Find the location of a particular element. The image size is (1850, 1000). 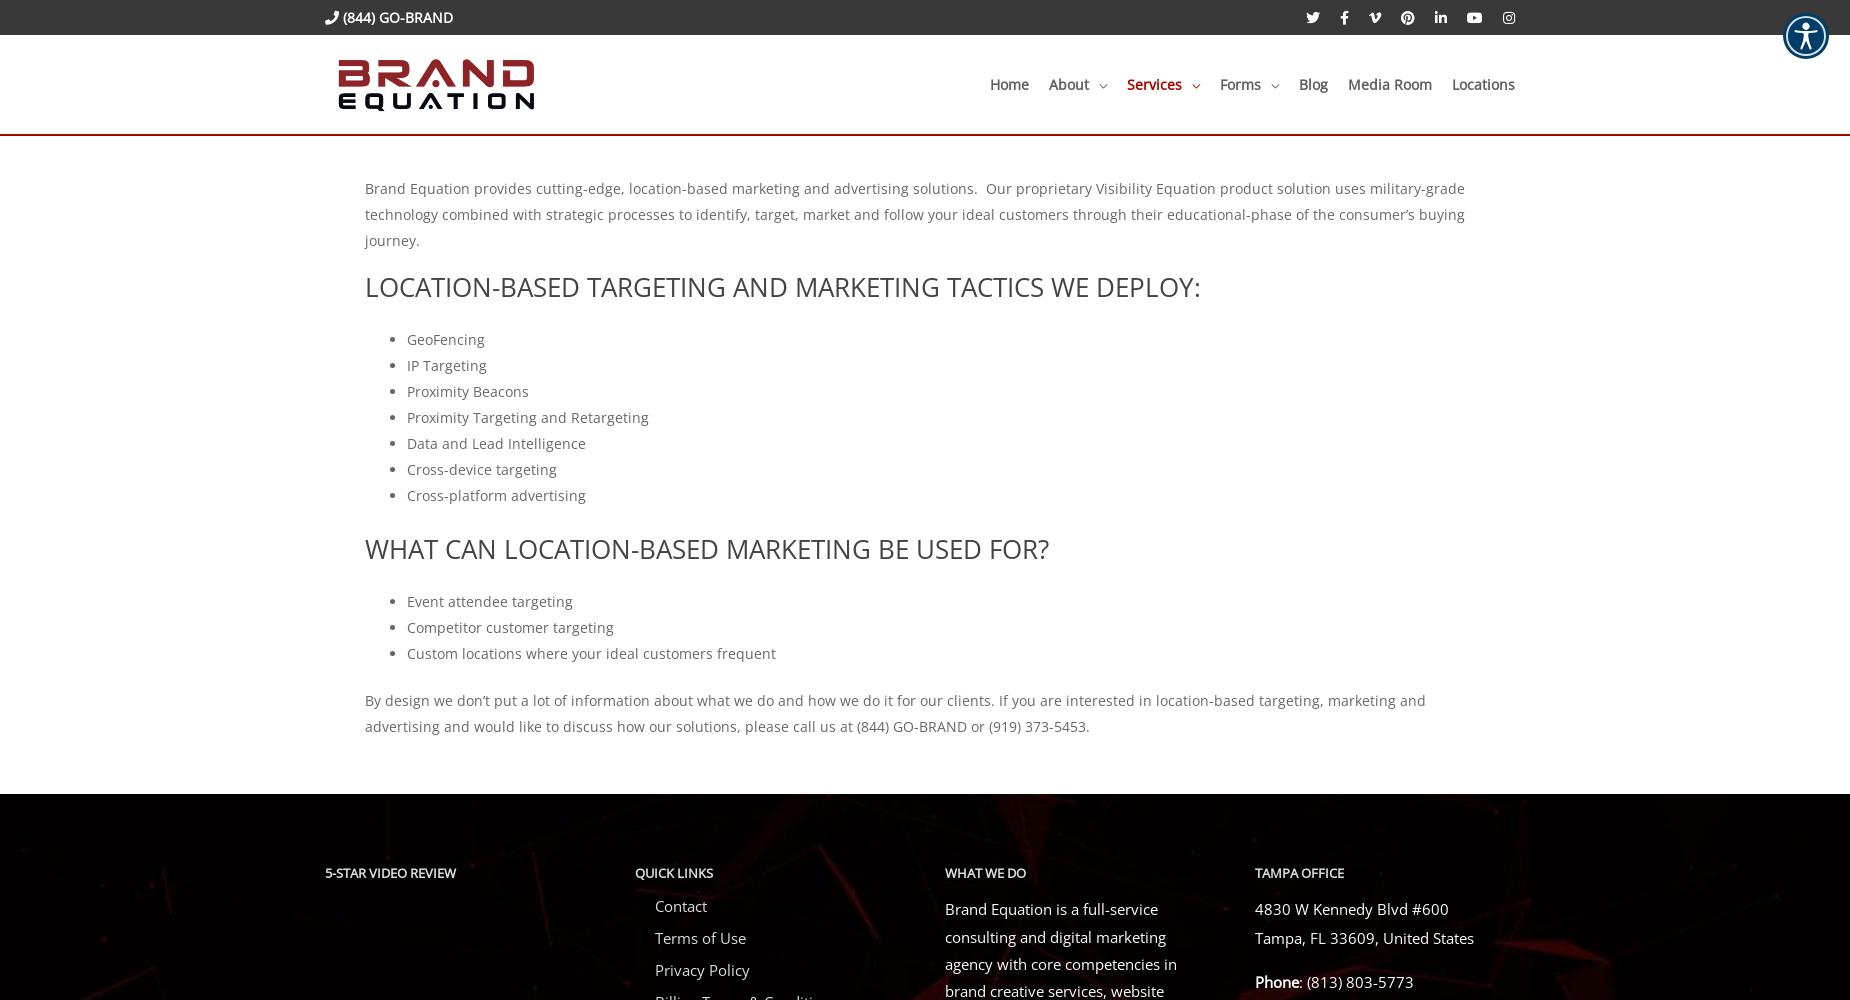

'By design we don’t put a lot of information about what we do and how we do it for our clients. If you are interested in location-based targeting, marketing and advertising and would like to discuss how our solutions, please call us at (844) GO-BRAND or (919) 373-5453.' is located at coordinates (364, 711).